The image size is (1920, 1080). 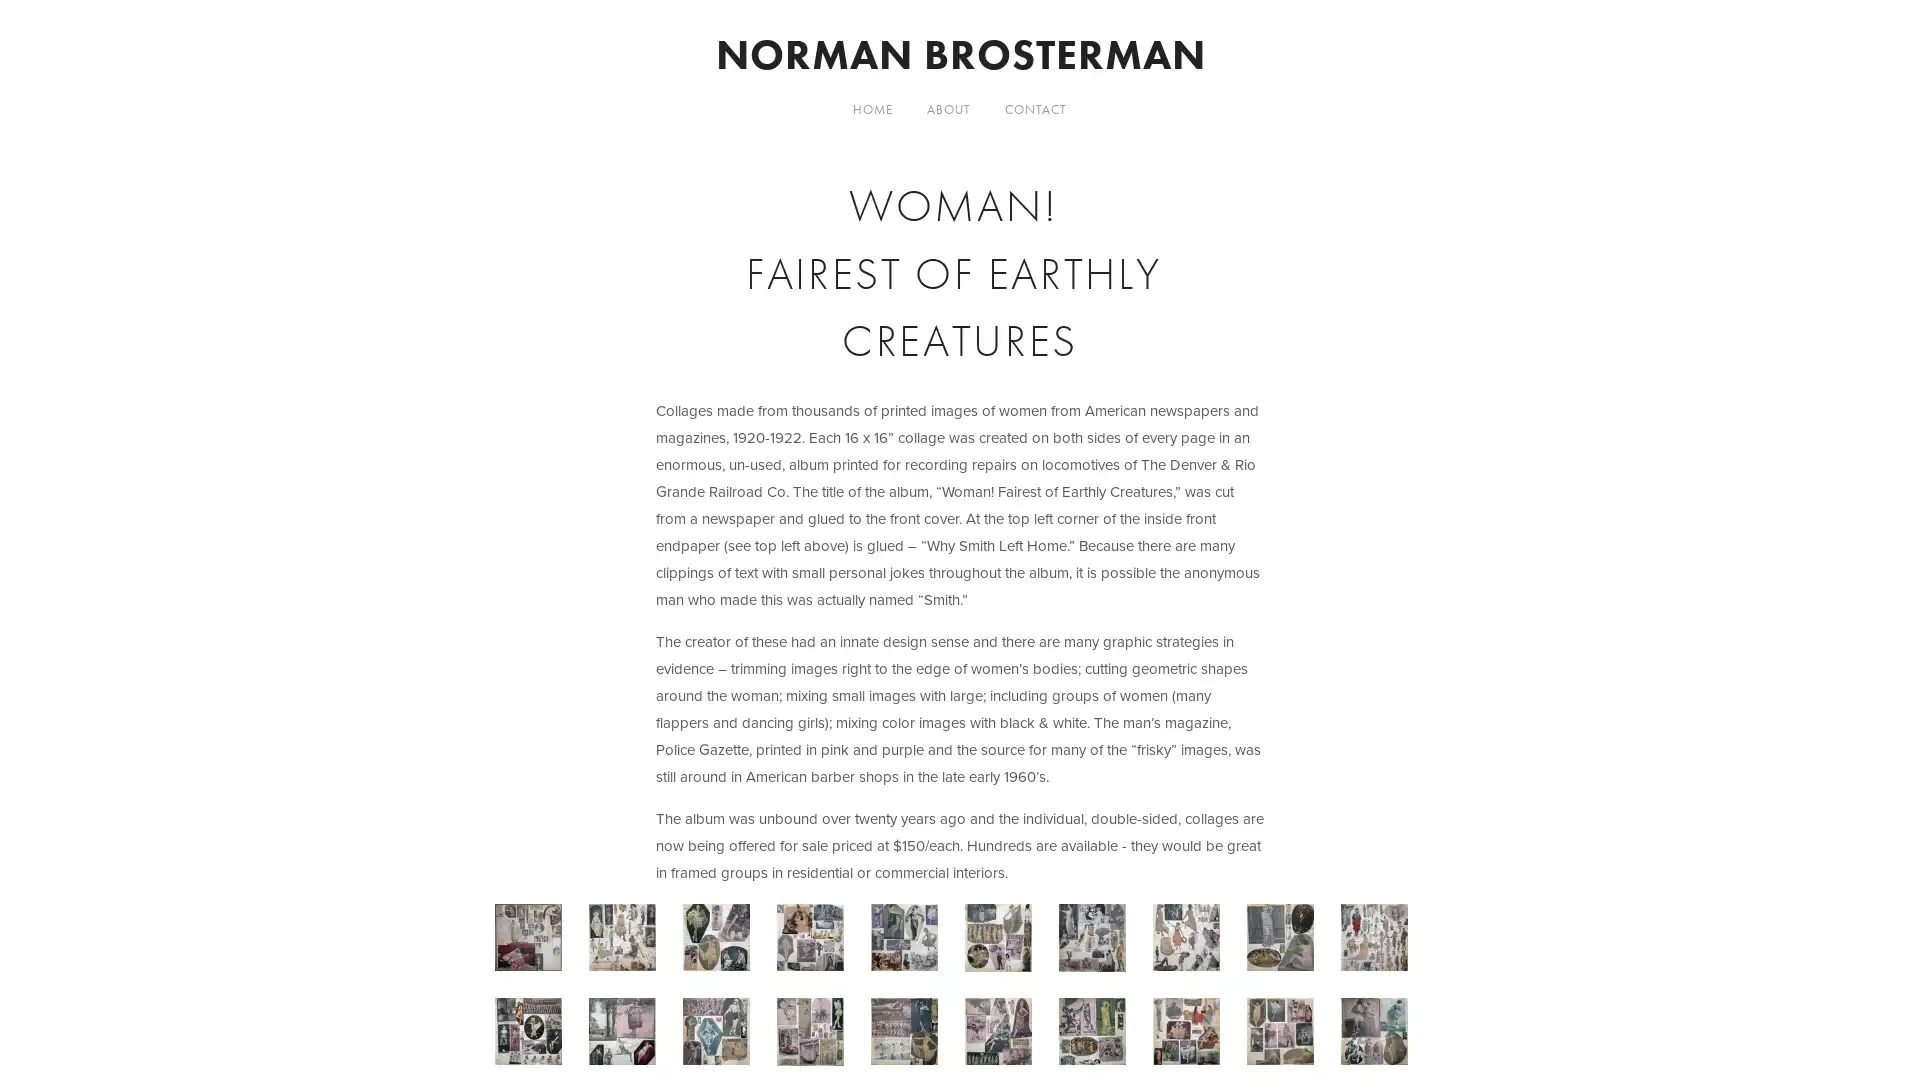 What do you see at coordinates (629, 945) in the screenshot?
I see `View fullsize Smith 46.jpg` at bounding box center [629, 945].